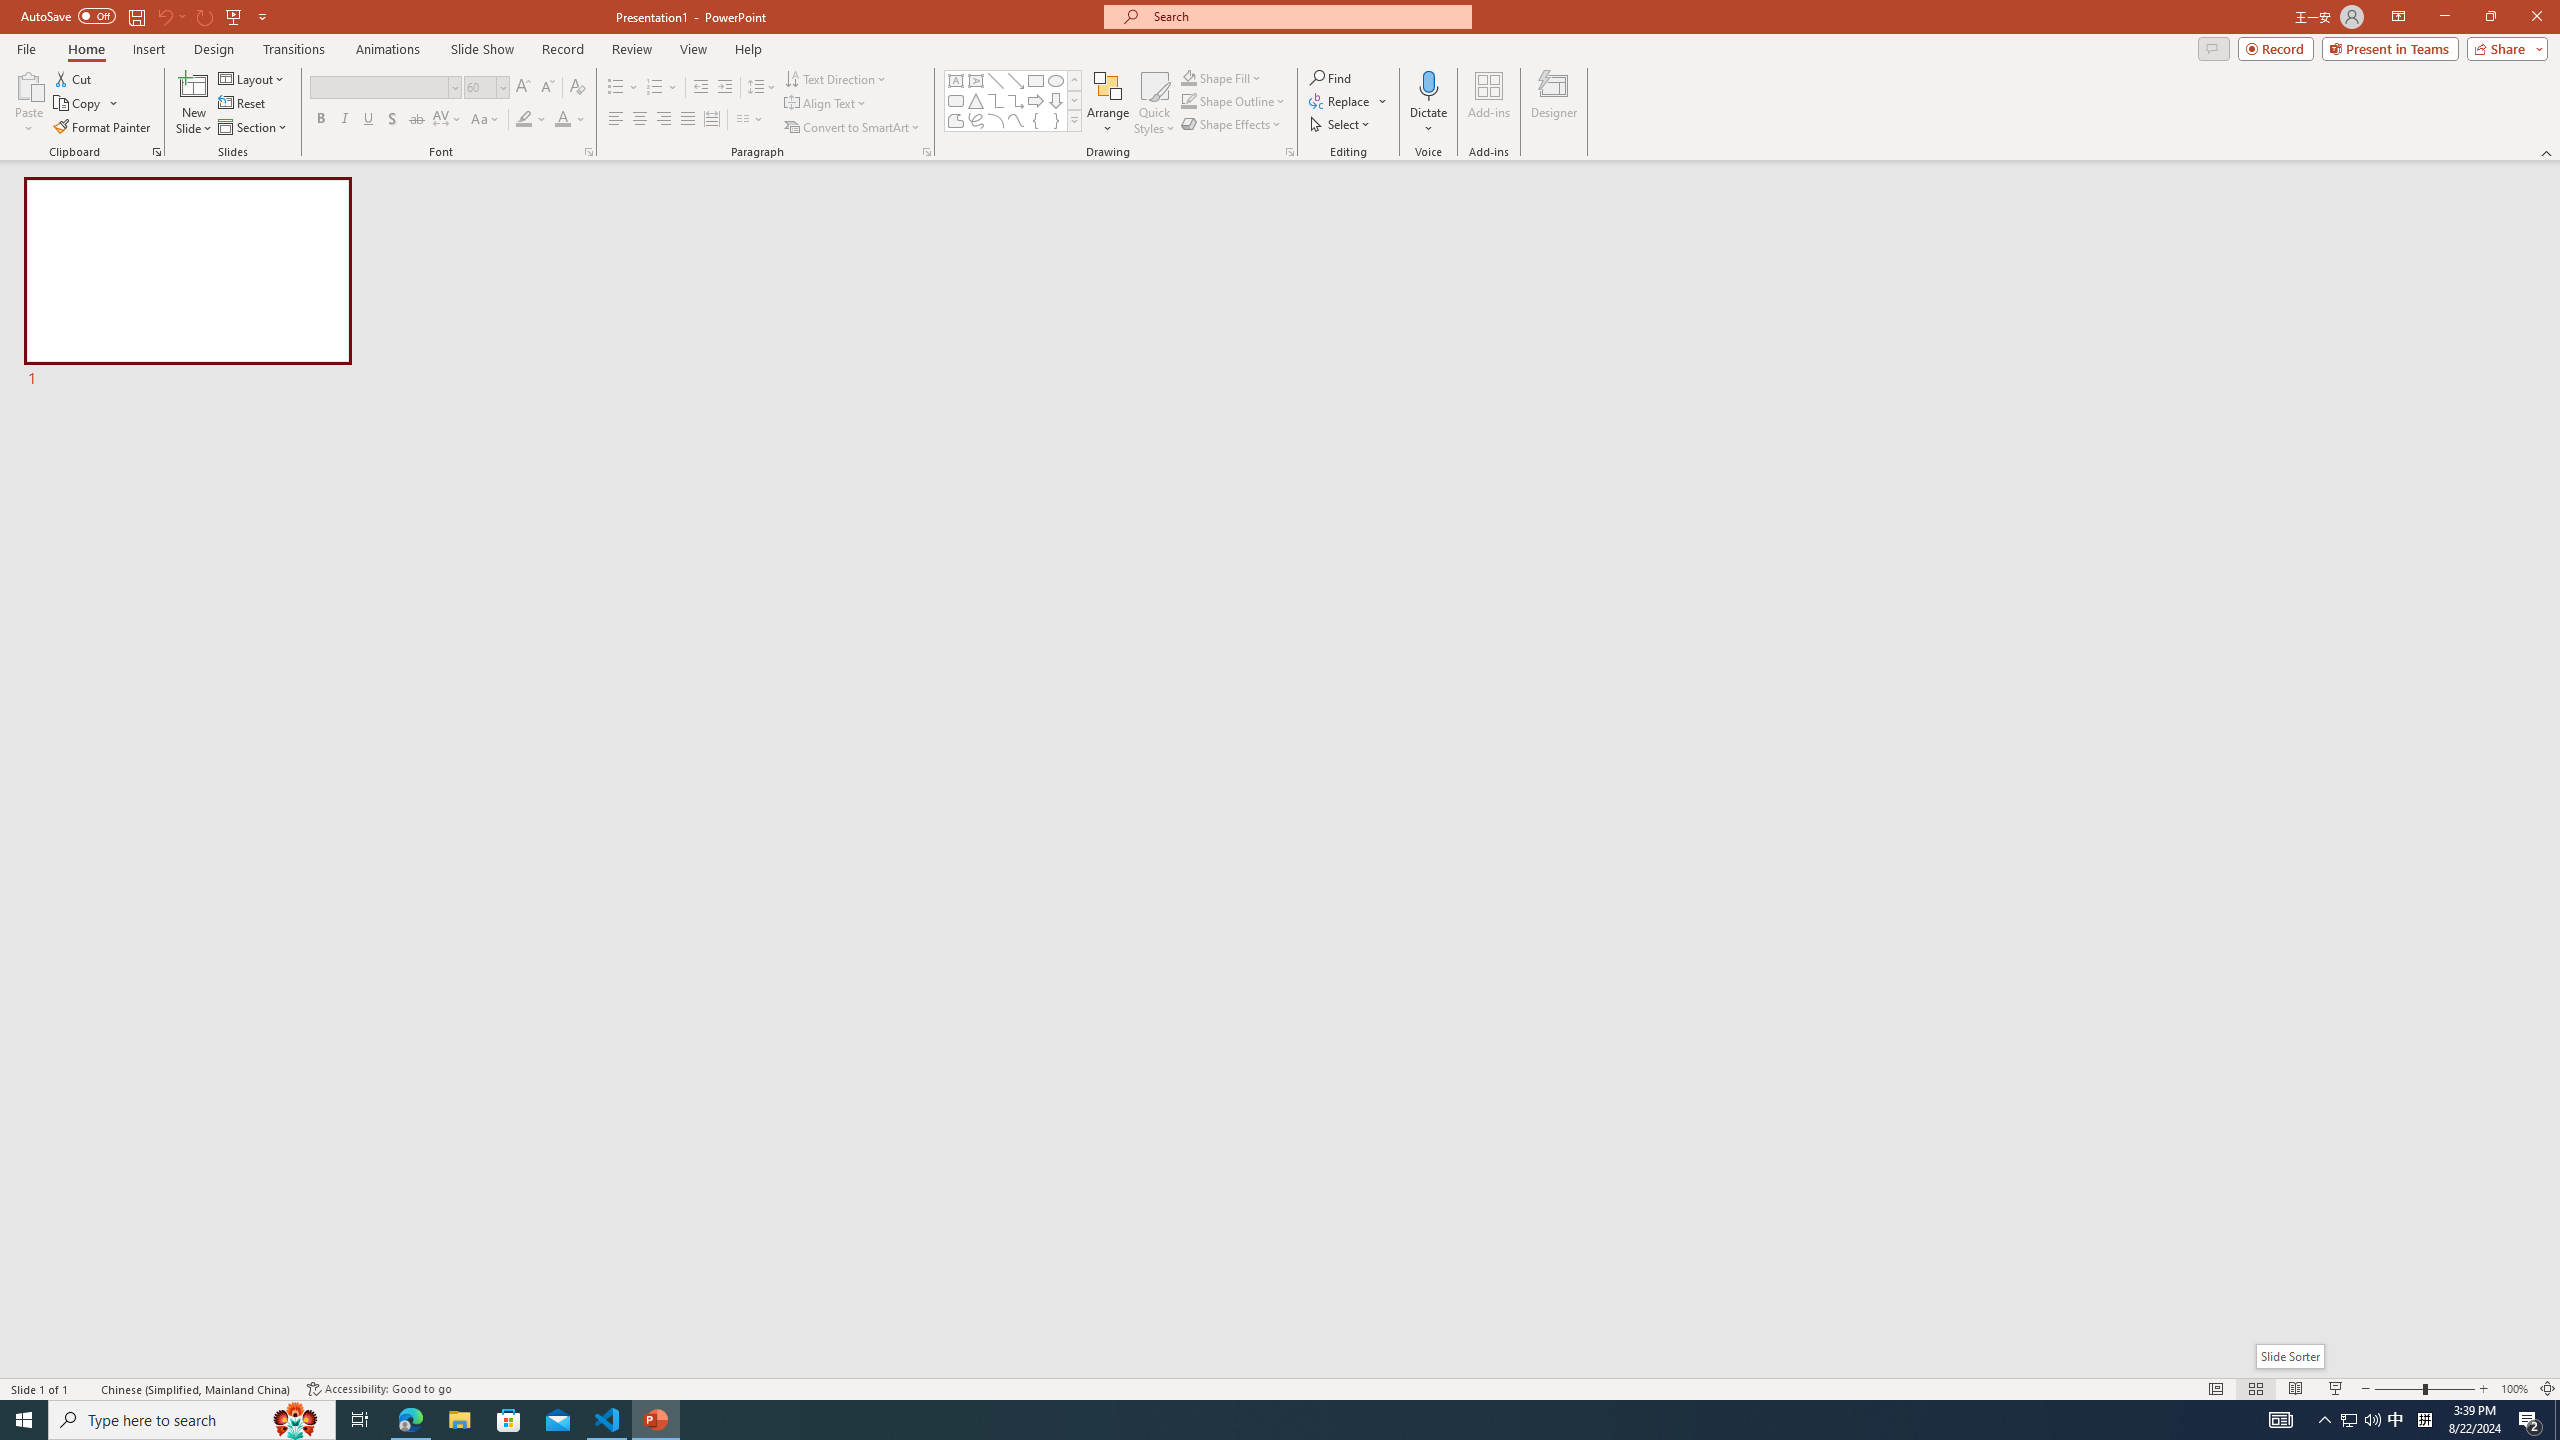 Image resolution: width=2560 pixels, height=1440 pixels. Describe the element at coordinates (1189, 77) in the screenshot. I see `'Shape Fill Orange, Accent 2'` at that location.